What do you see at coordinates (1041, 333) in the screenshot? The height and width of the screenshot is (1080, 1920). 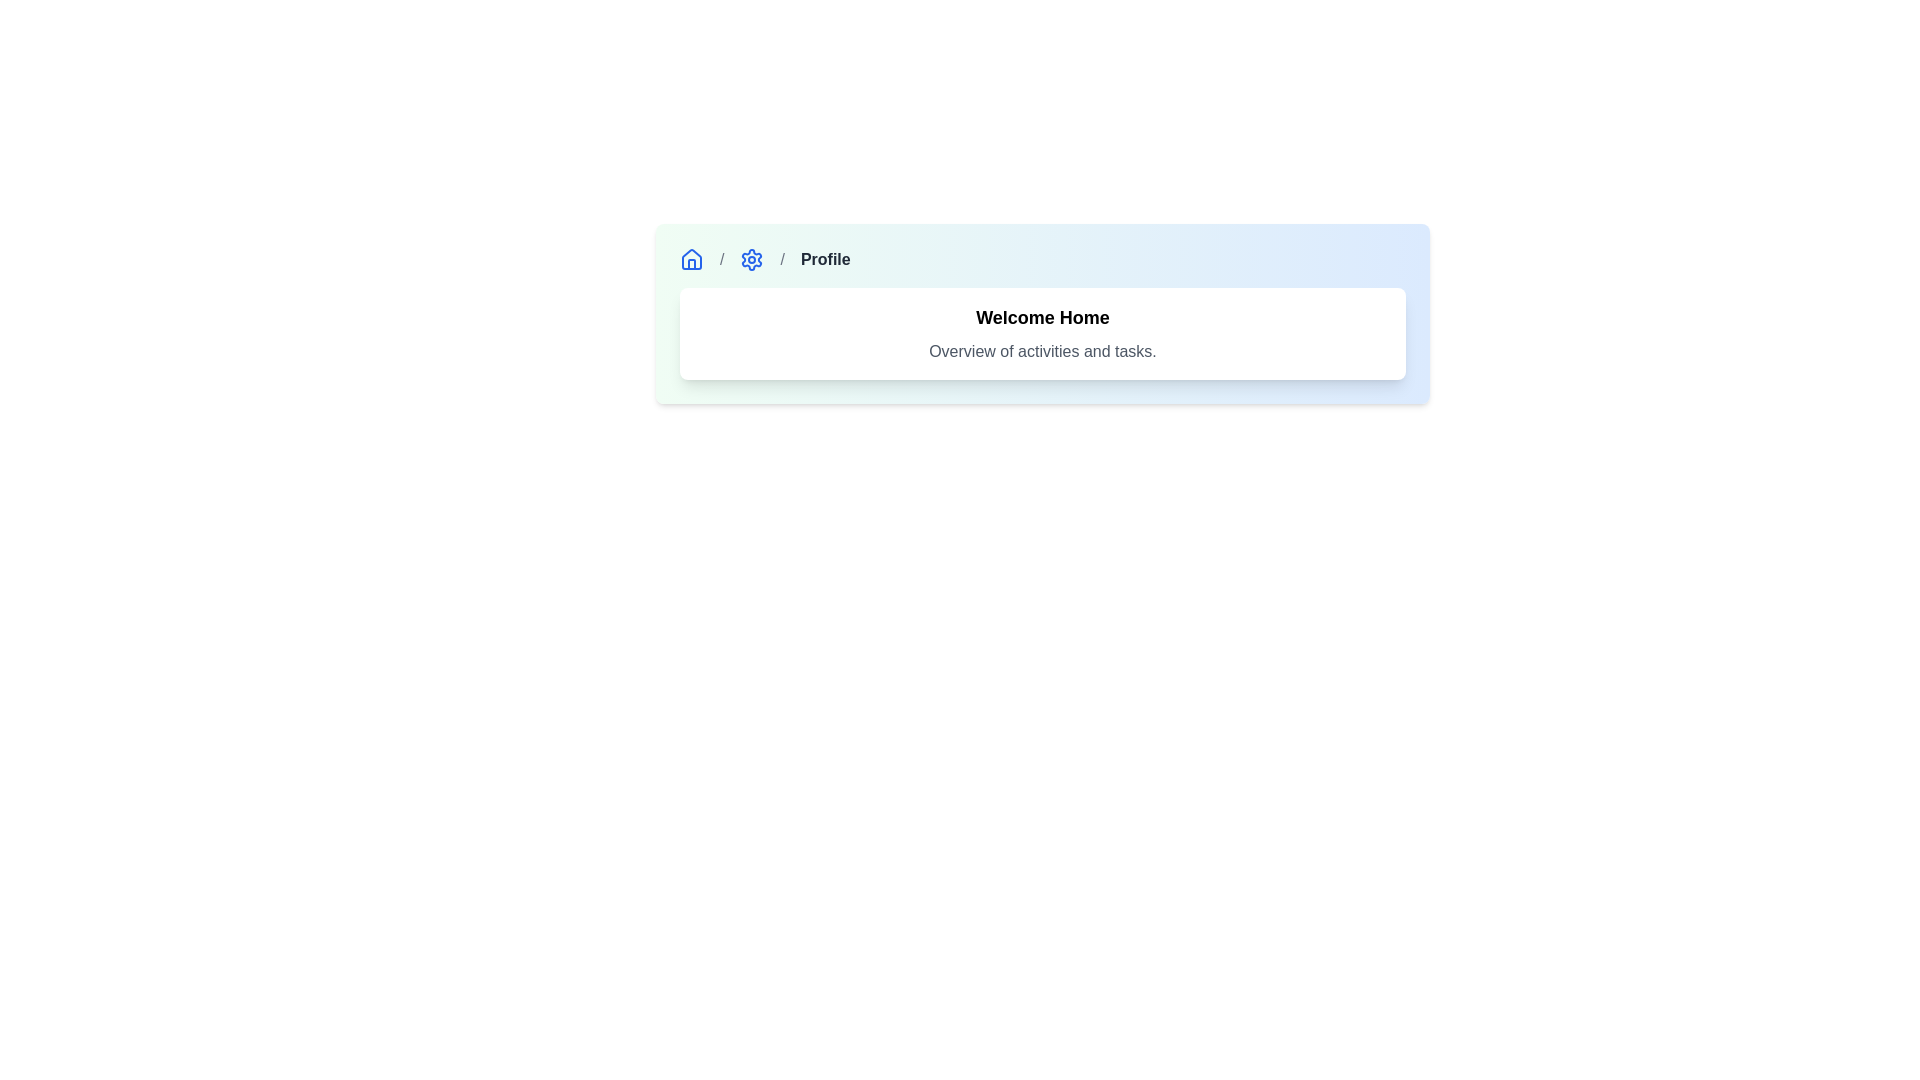 I see `the 'Welcome Home' text label group, which features a bold first line and a smaller second line on a white rounded rectangular background` at bounding box center [1041, 333].